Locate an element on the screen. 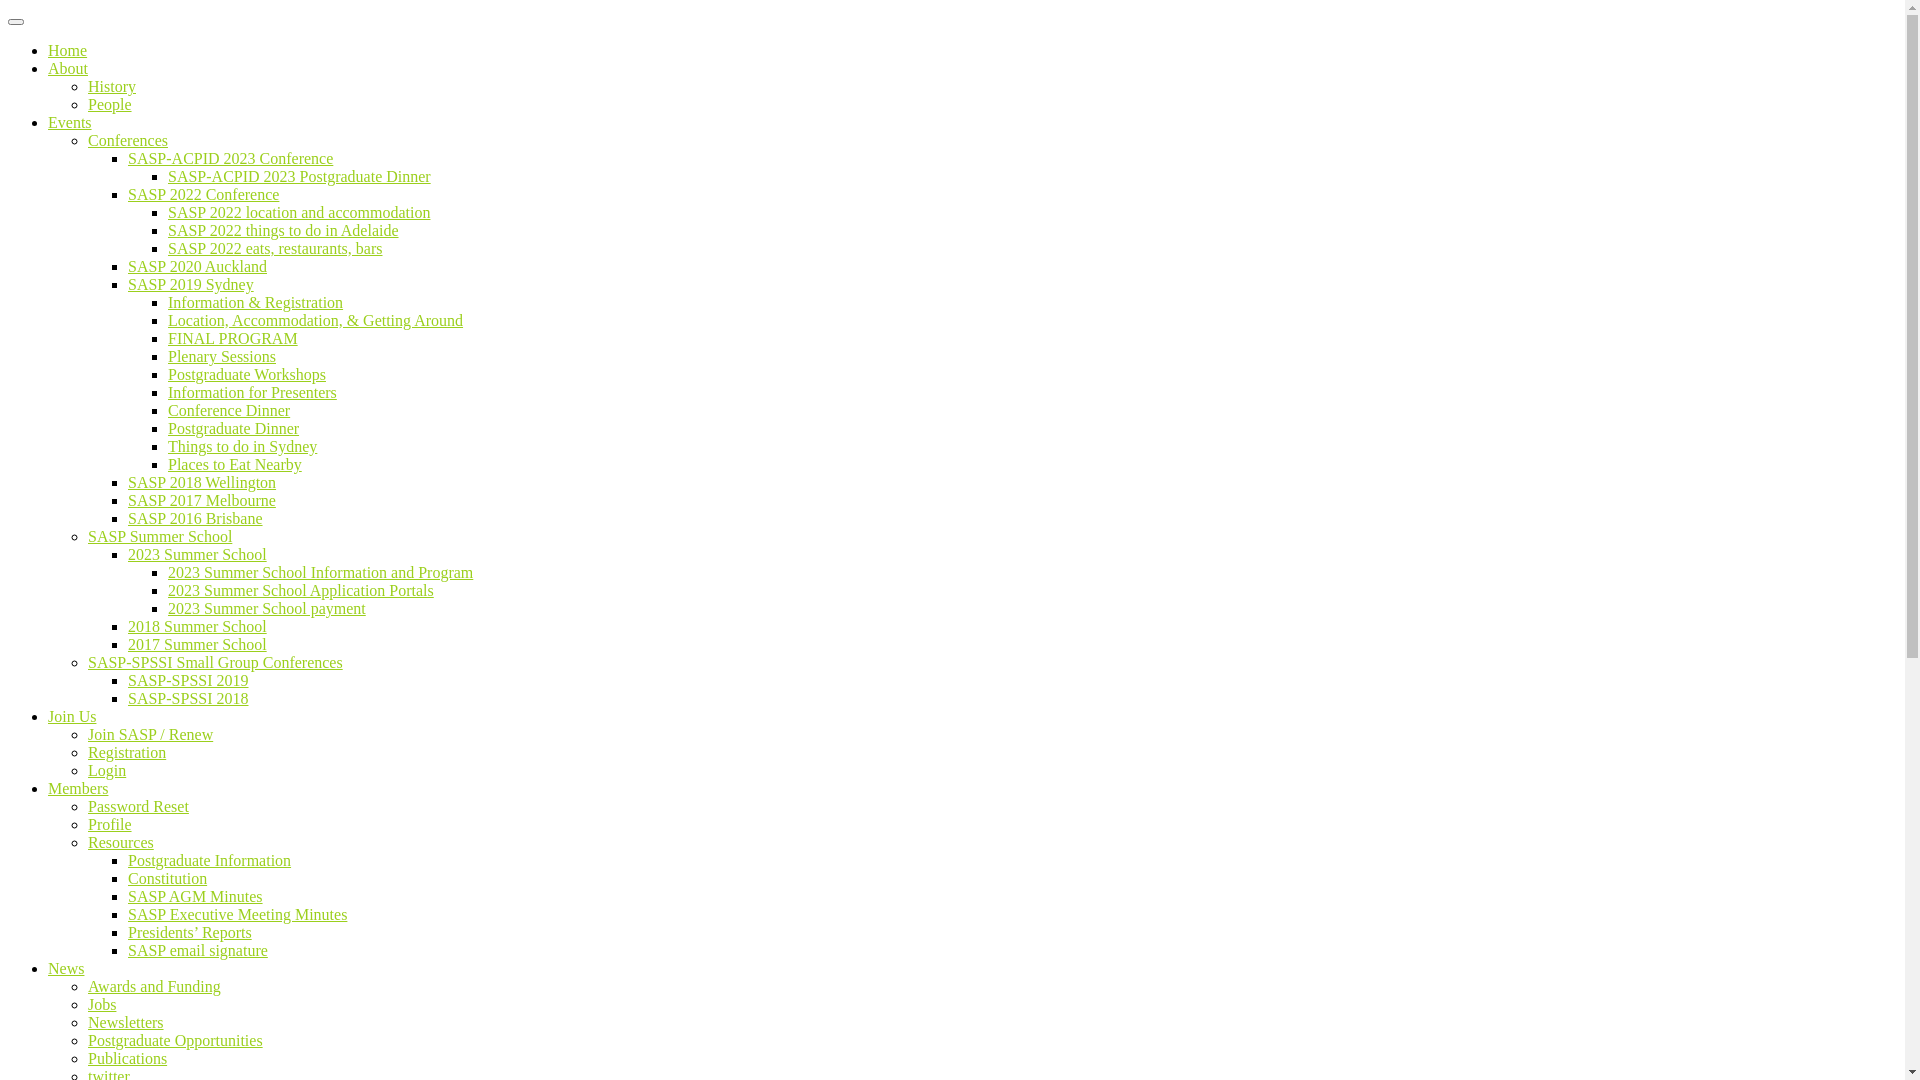 The width and height of the screenshot is (1920, 1080). 'Postgraduate Workshops' is located at coordinates (245, 374).